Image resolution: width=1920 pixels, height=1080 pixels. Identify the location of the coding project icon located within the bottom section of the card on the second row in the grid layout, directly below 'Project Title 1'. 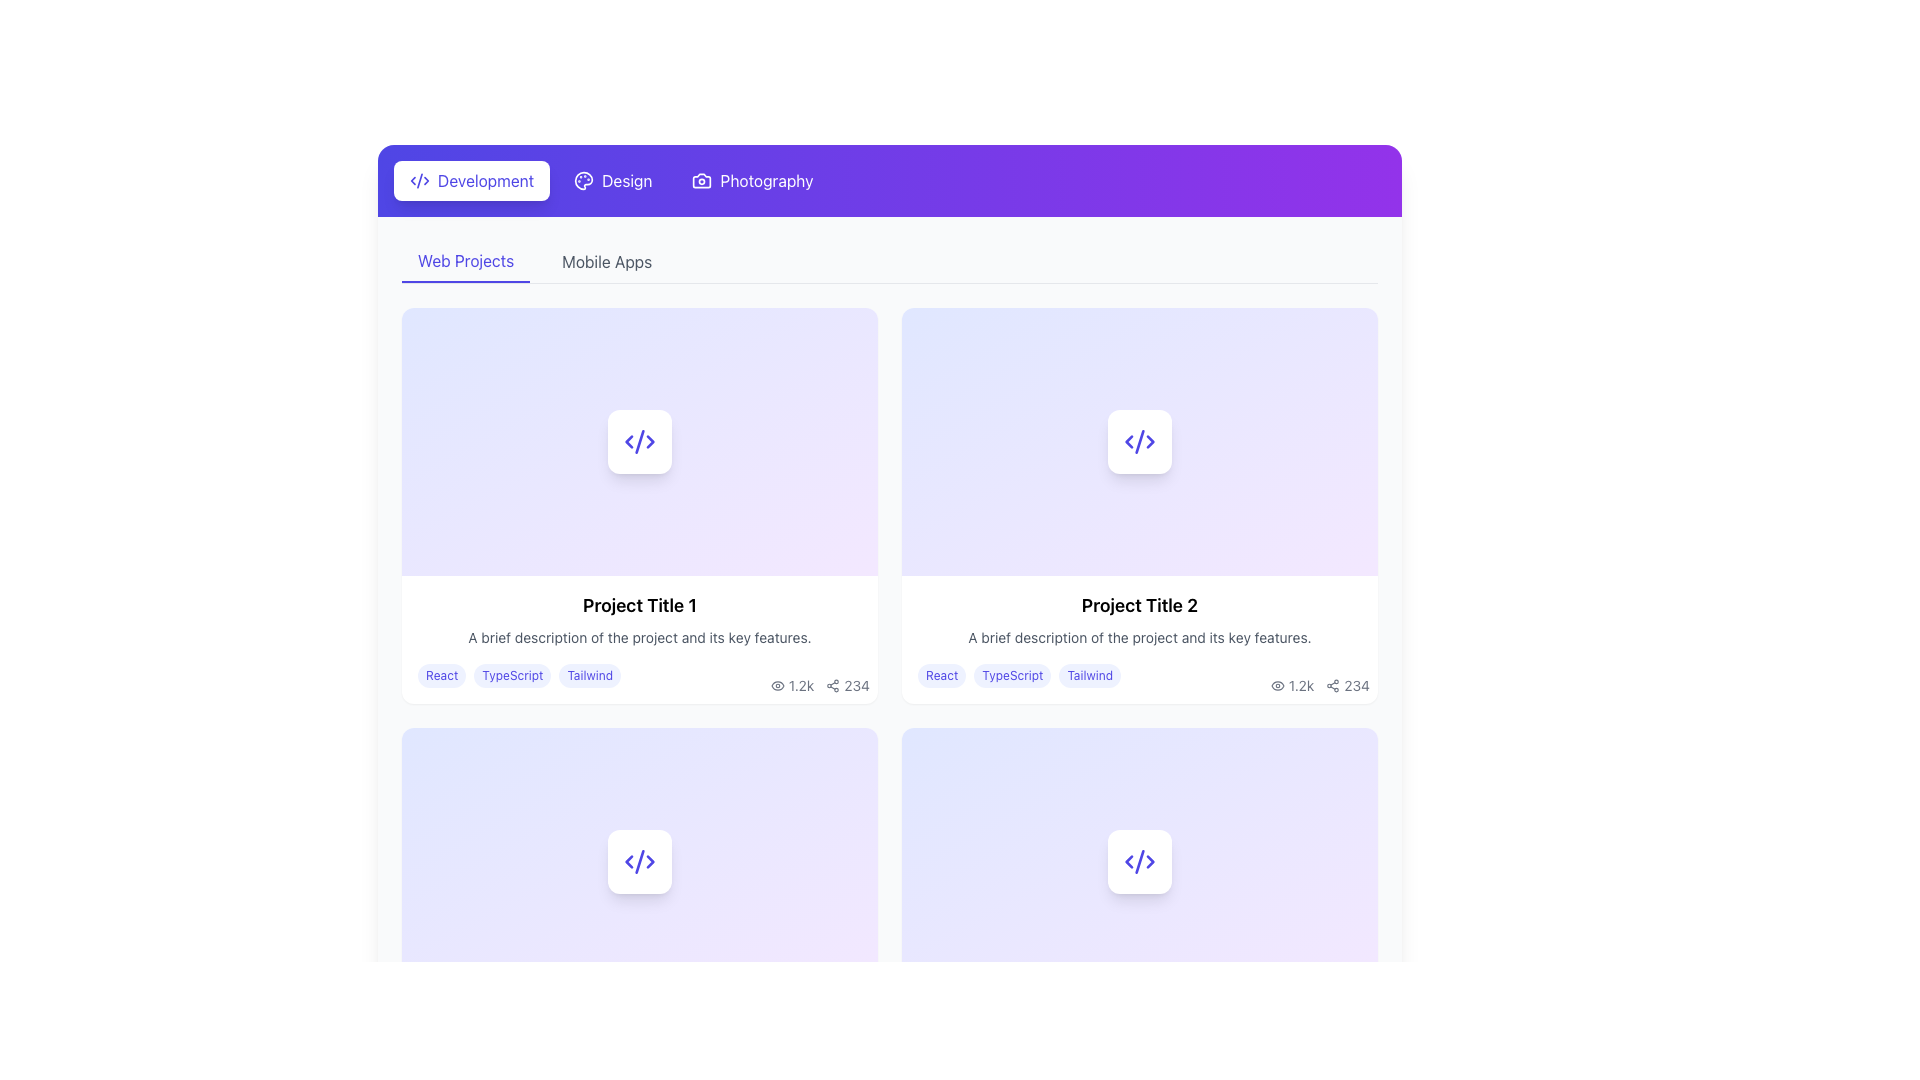
(638, 859).